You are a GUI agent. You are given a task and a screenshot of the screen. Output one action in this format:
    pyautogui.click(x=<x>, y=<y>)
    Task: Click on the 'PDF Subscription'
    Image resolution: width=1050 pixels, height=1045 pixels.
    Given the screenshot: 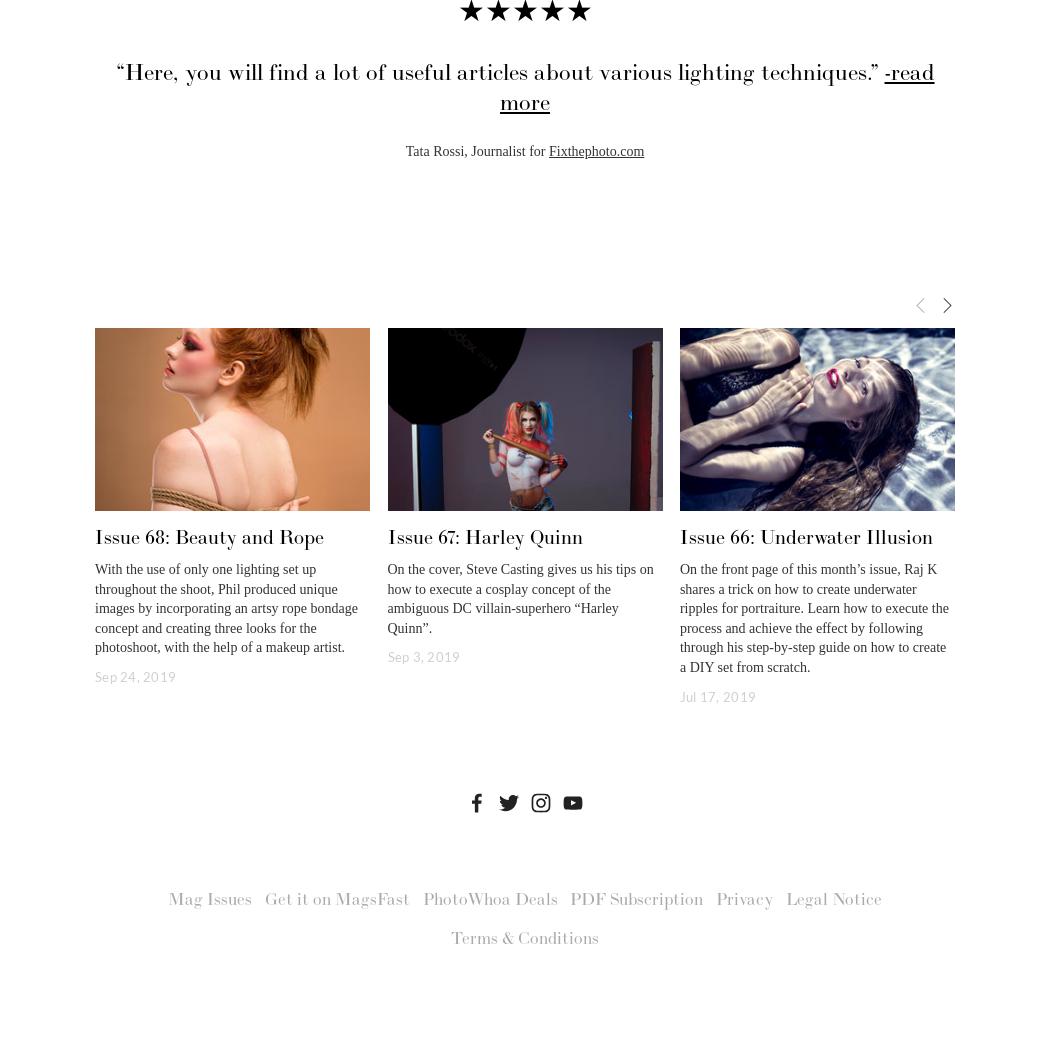 What is the action you would take?
    pyautogui.click(x=569, y=899)
    